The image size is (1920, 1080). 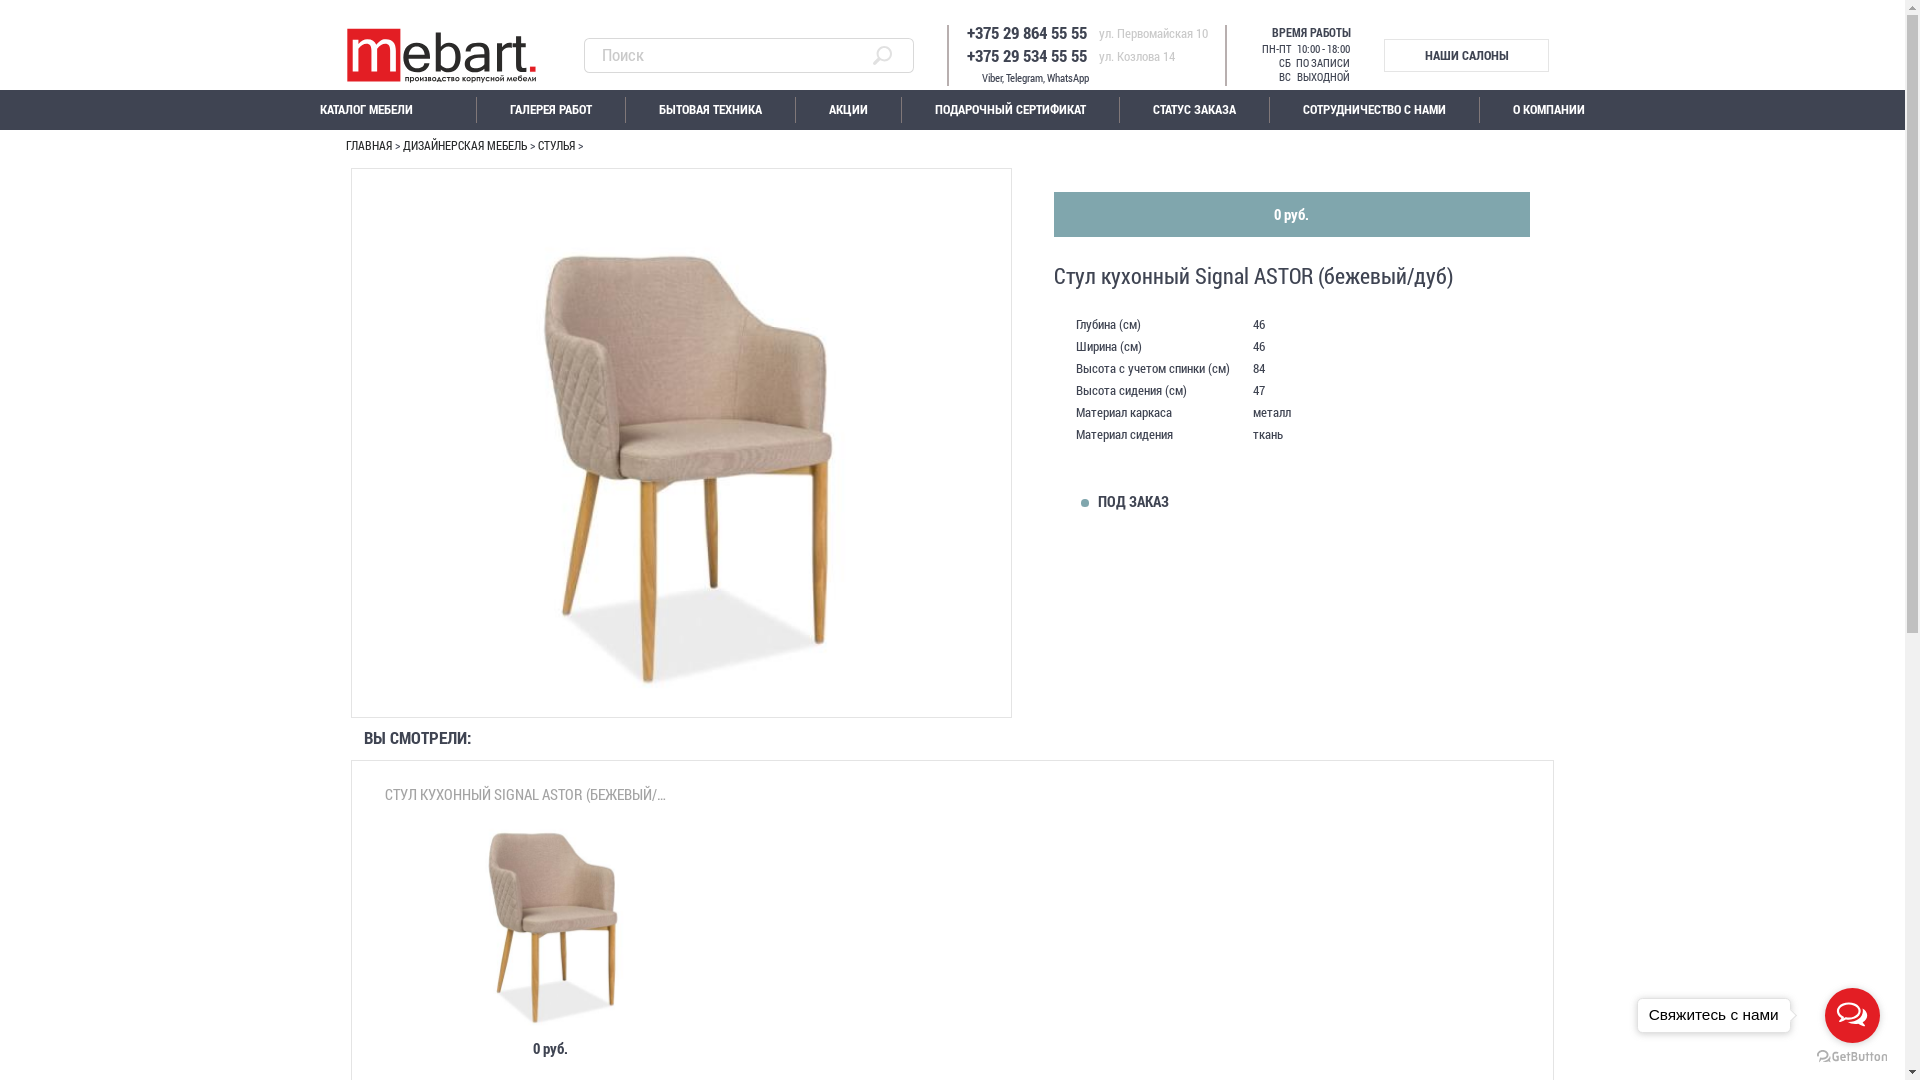 What do you see at coordinates (932, 29) in the screenshot?
I see `'+375 29 864 55 55'` at bounding box center [932, 29].